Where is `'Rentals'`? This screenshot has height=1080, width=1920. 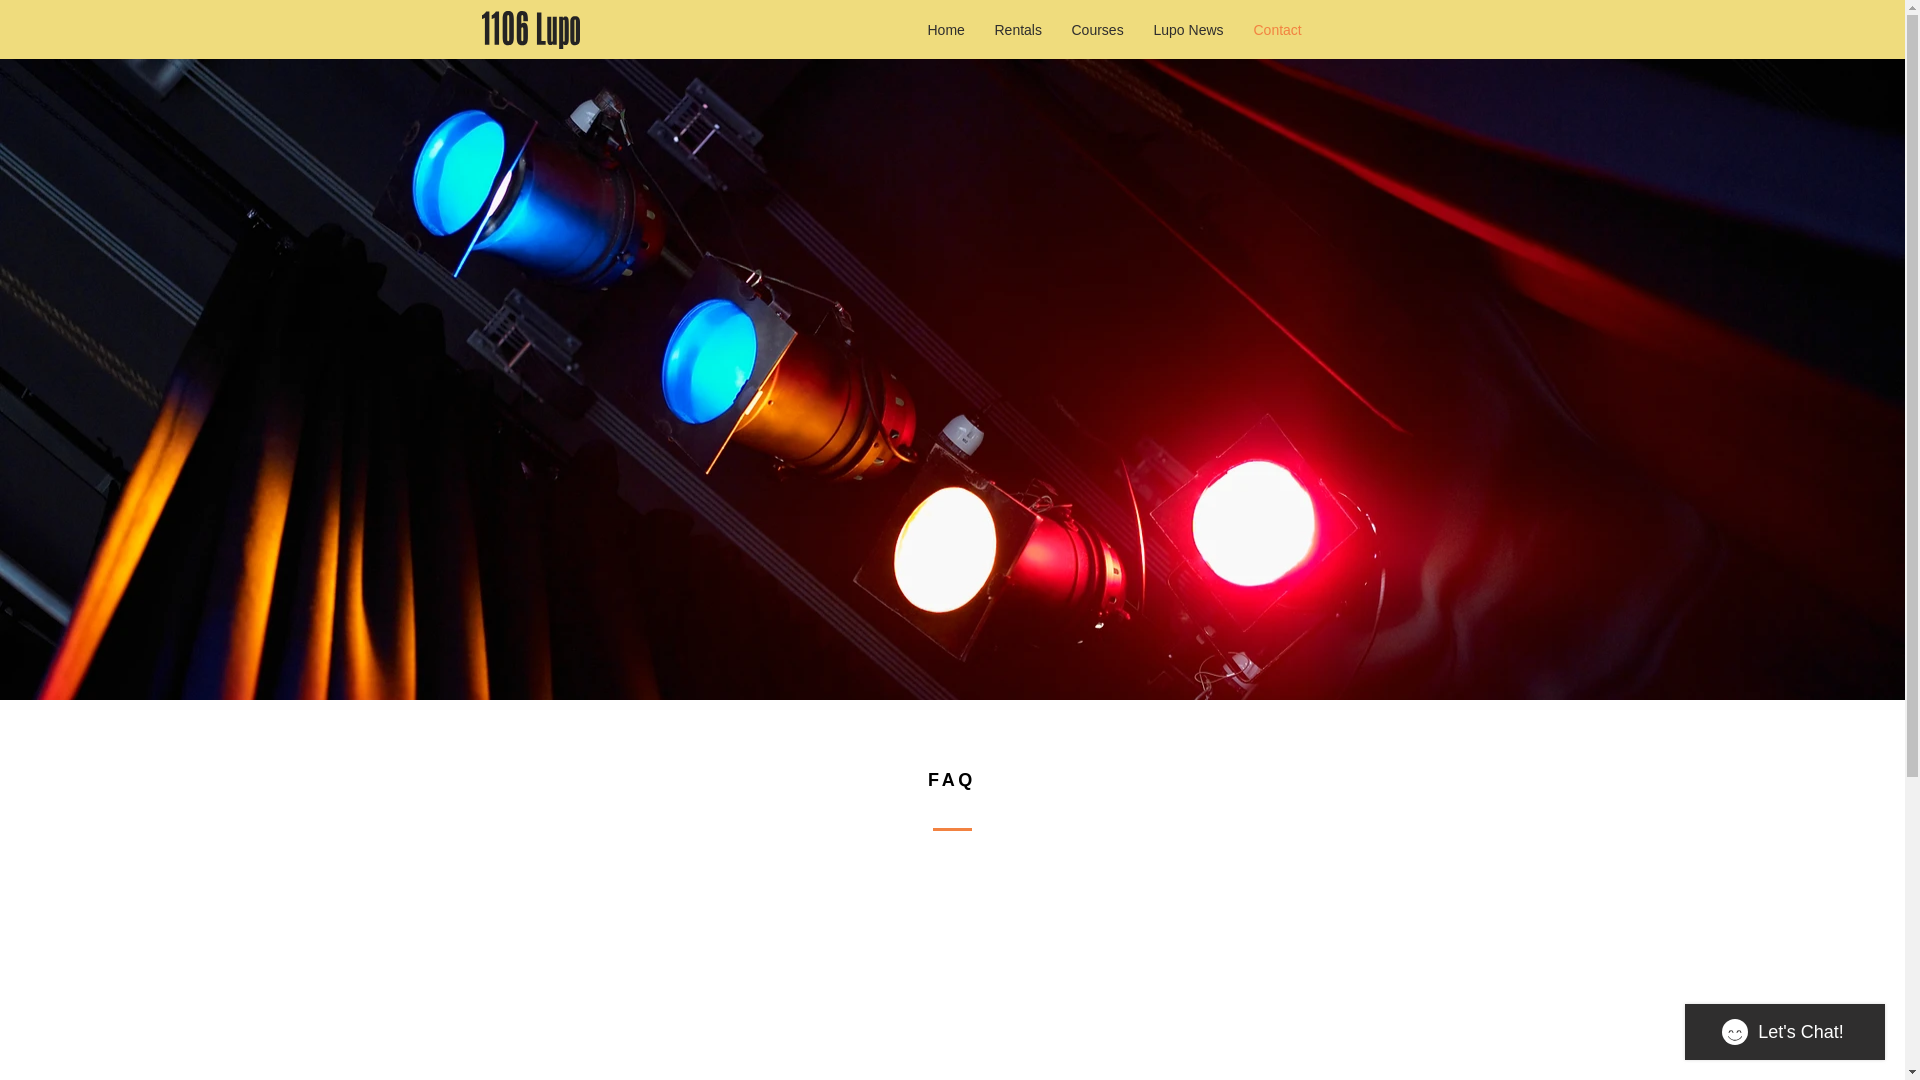 'Rentals' is located at coordinates (1018, 30).